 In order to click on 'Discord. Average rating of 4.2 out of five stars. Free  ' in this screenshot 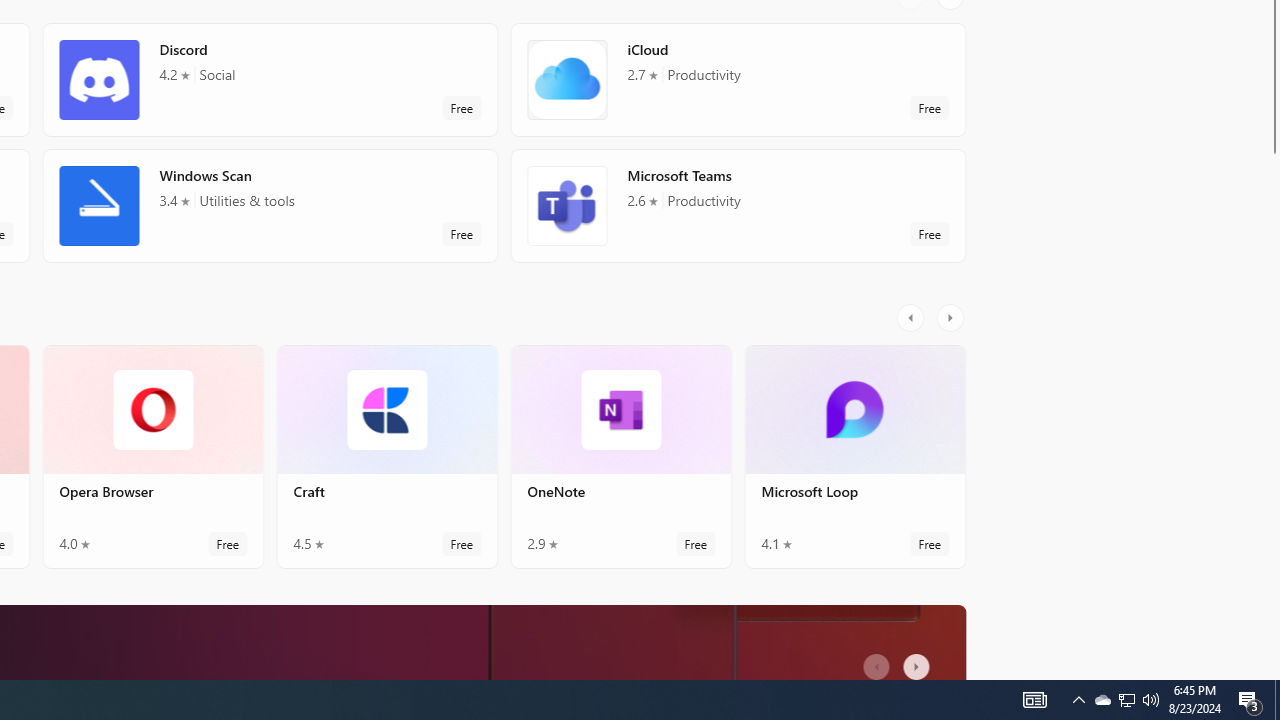, I will do `click(269, 78)`.